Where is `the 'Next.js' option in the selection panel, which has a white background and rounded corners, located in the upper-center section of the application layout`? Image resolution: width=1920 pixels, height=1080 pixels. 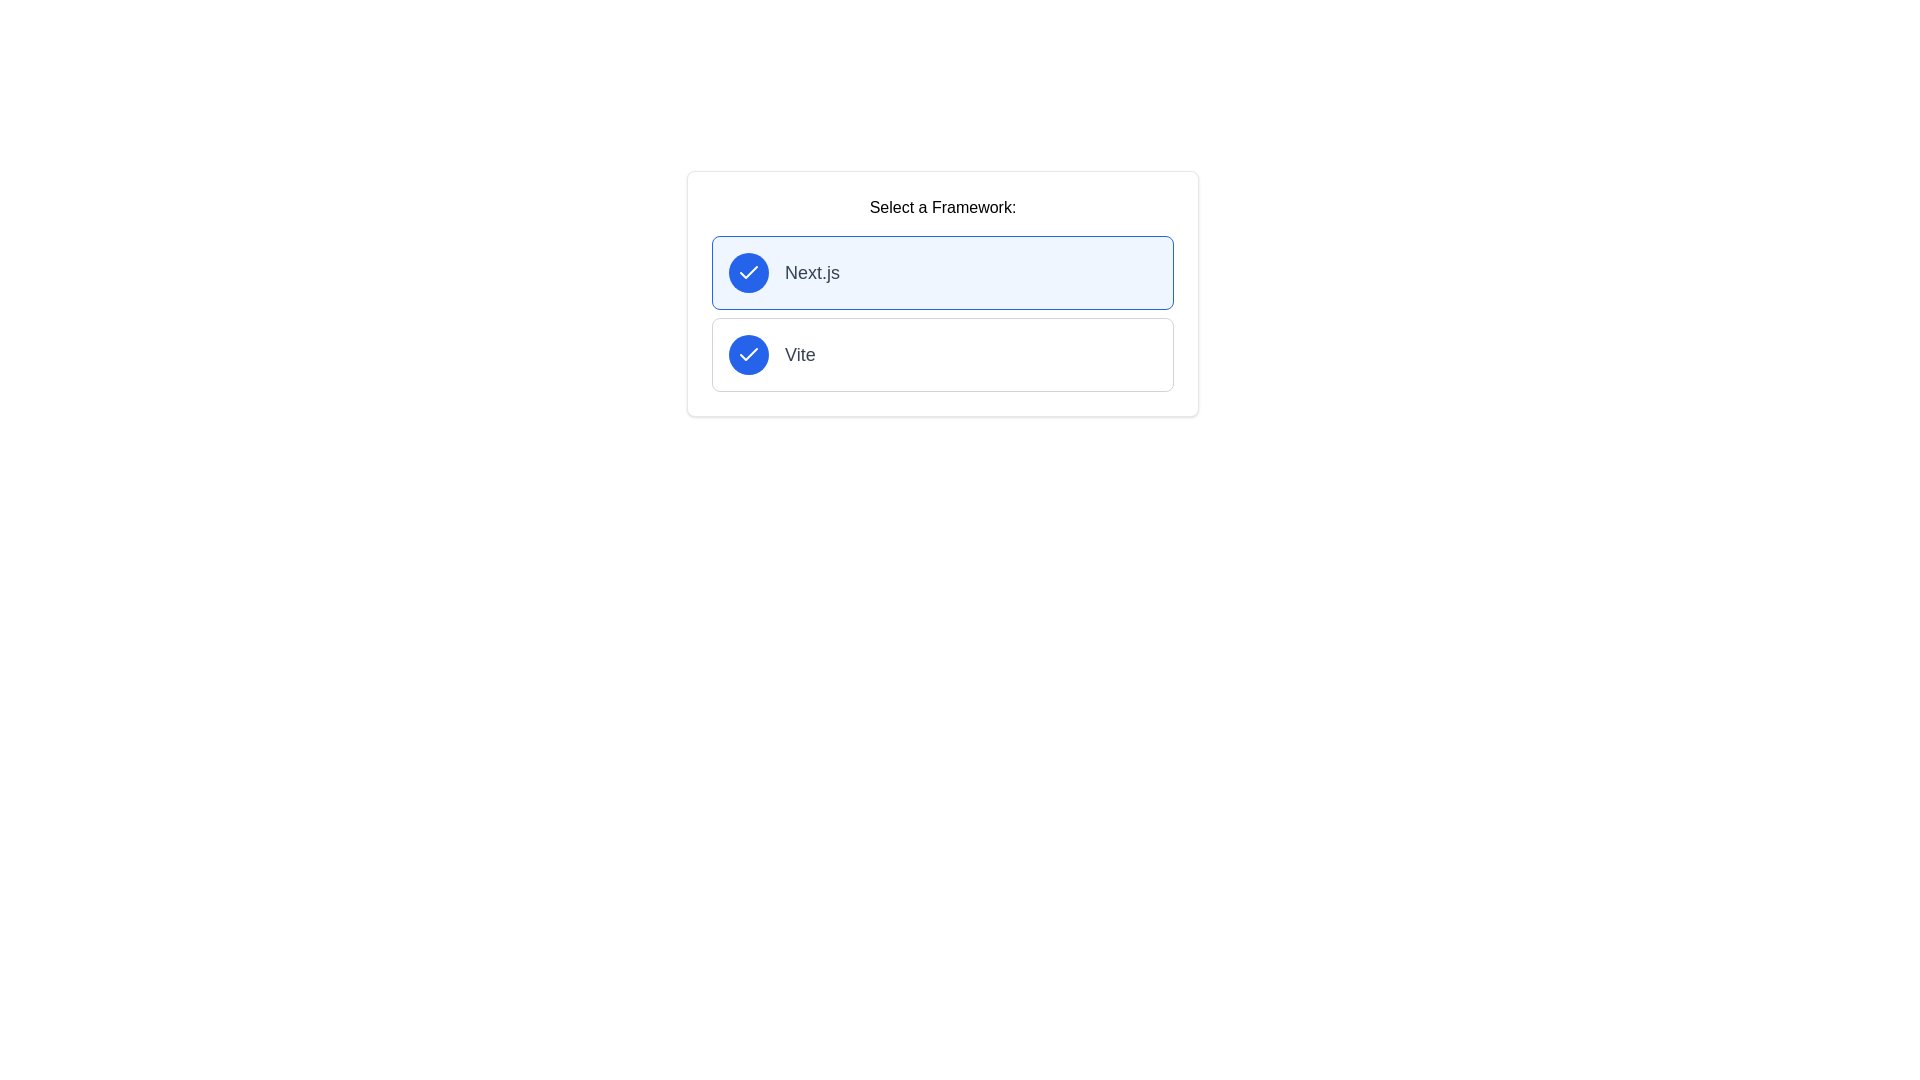 the 'Next.js' option in the selection panel, which has a white background and rounded corners, located in the upper-center section of the application layout is located at coordinates (941, 293).